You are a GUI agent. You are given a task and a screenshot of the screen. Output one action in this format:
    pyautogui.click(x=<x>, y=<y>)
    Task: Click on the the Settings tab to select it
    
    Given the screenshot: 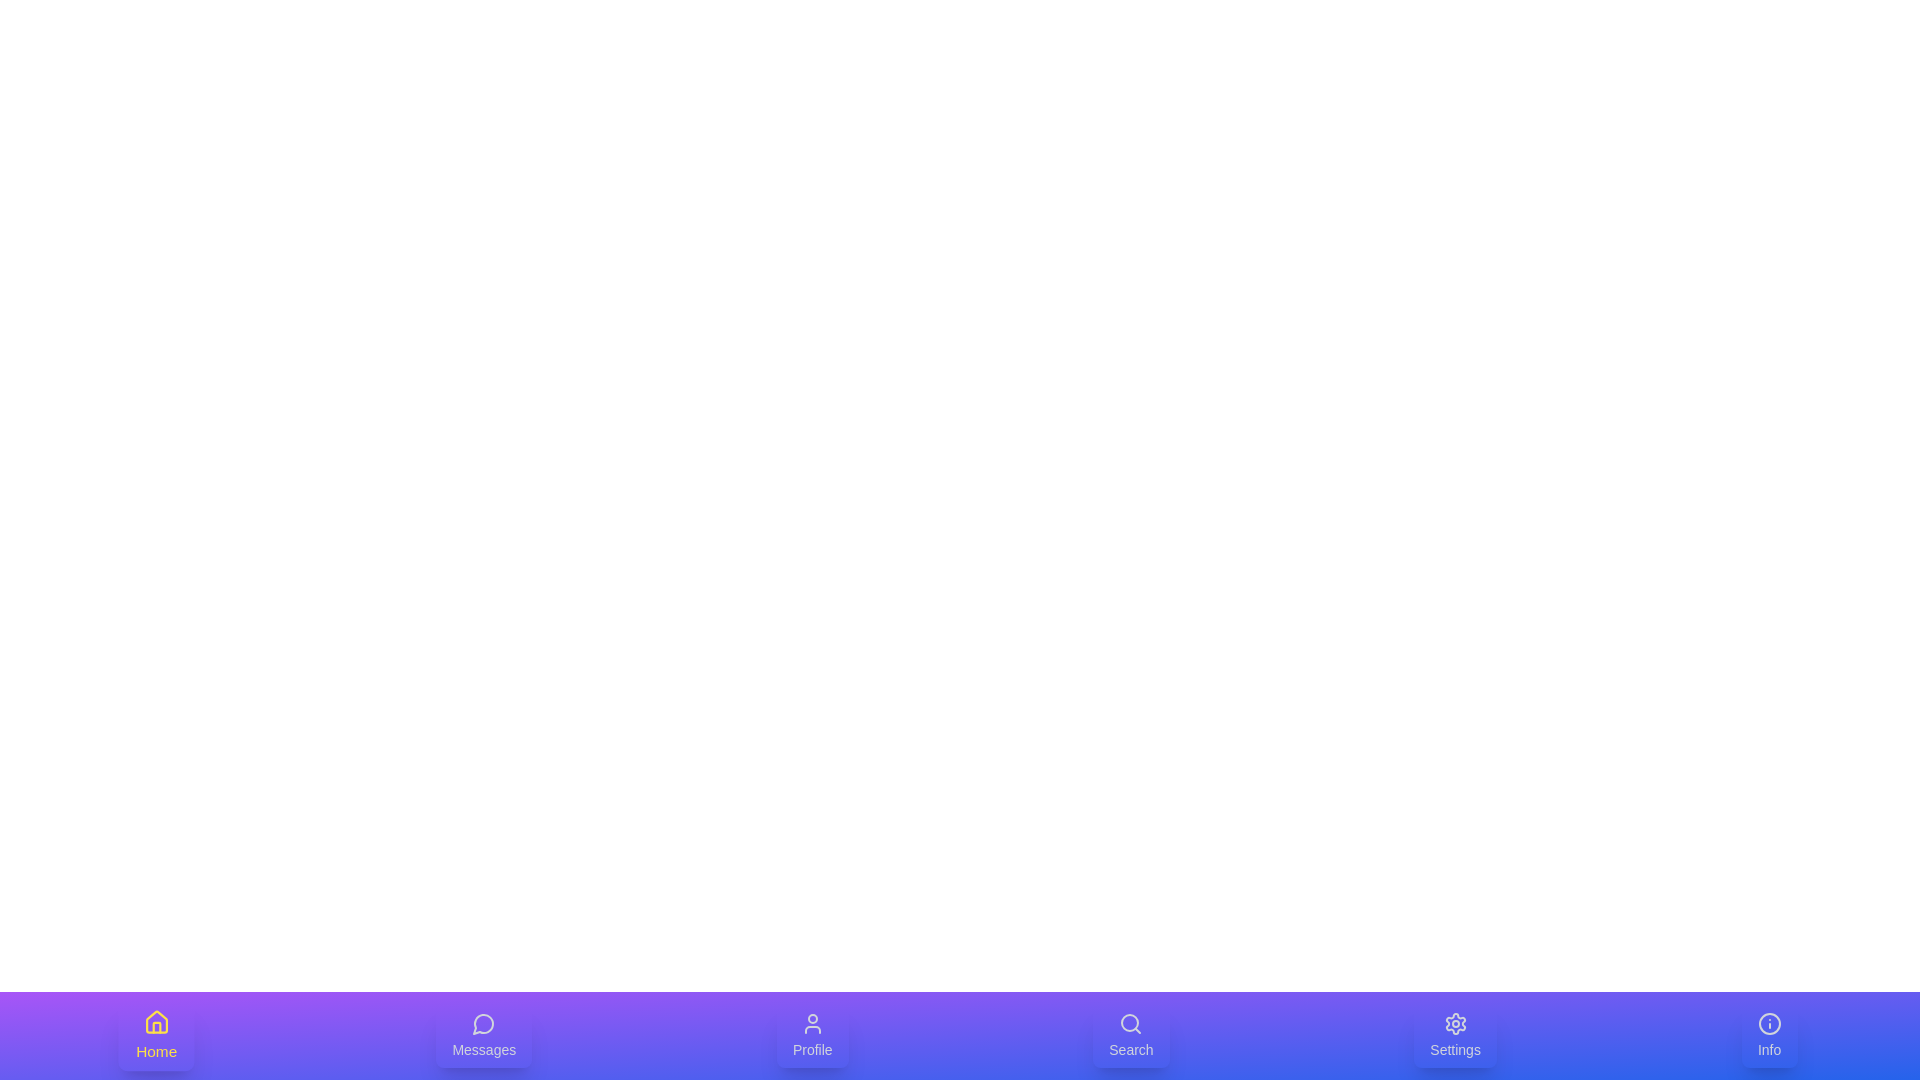 What is the action you would take?
    pyautogui.click(x=1455, y=1035)
    